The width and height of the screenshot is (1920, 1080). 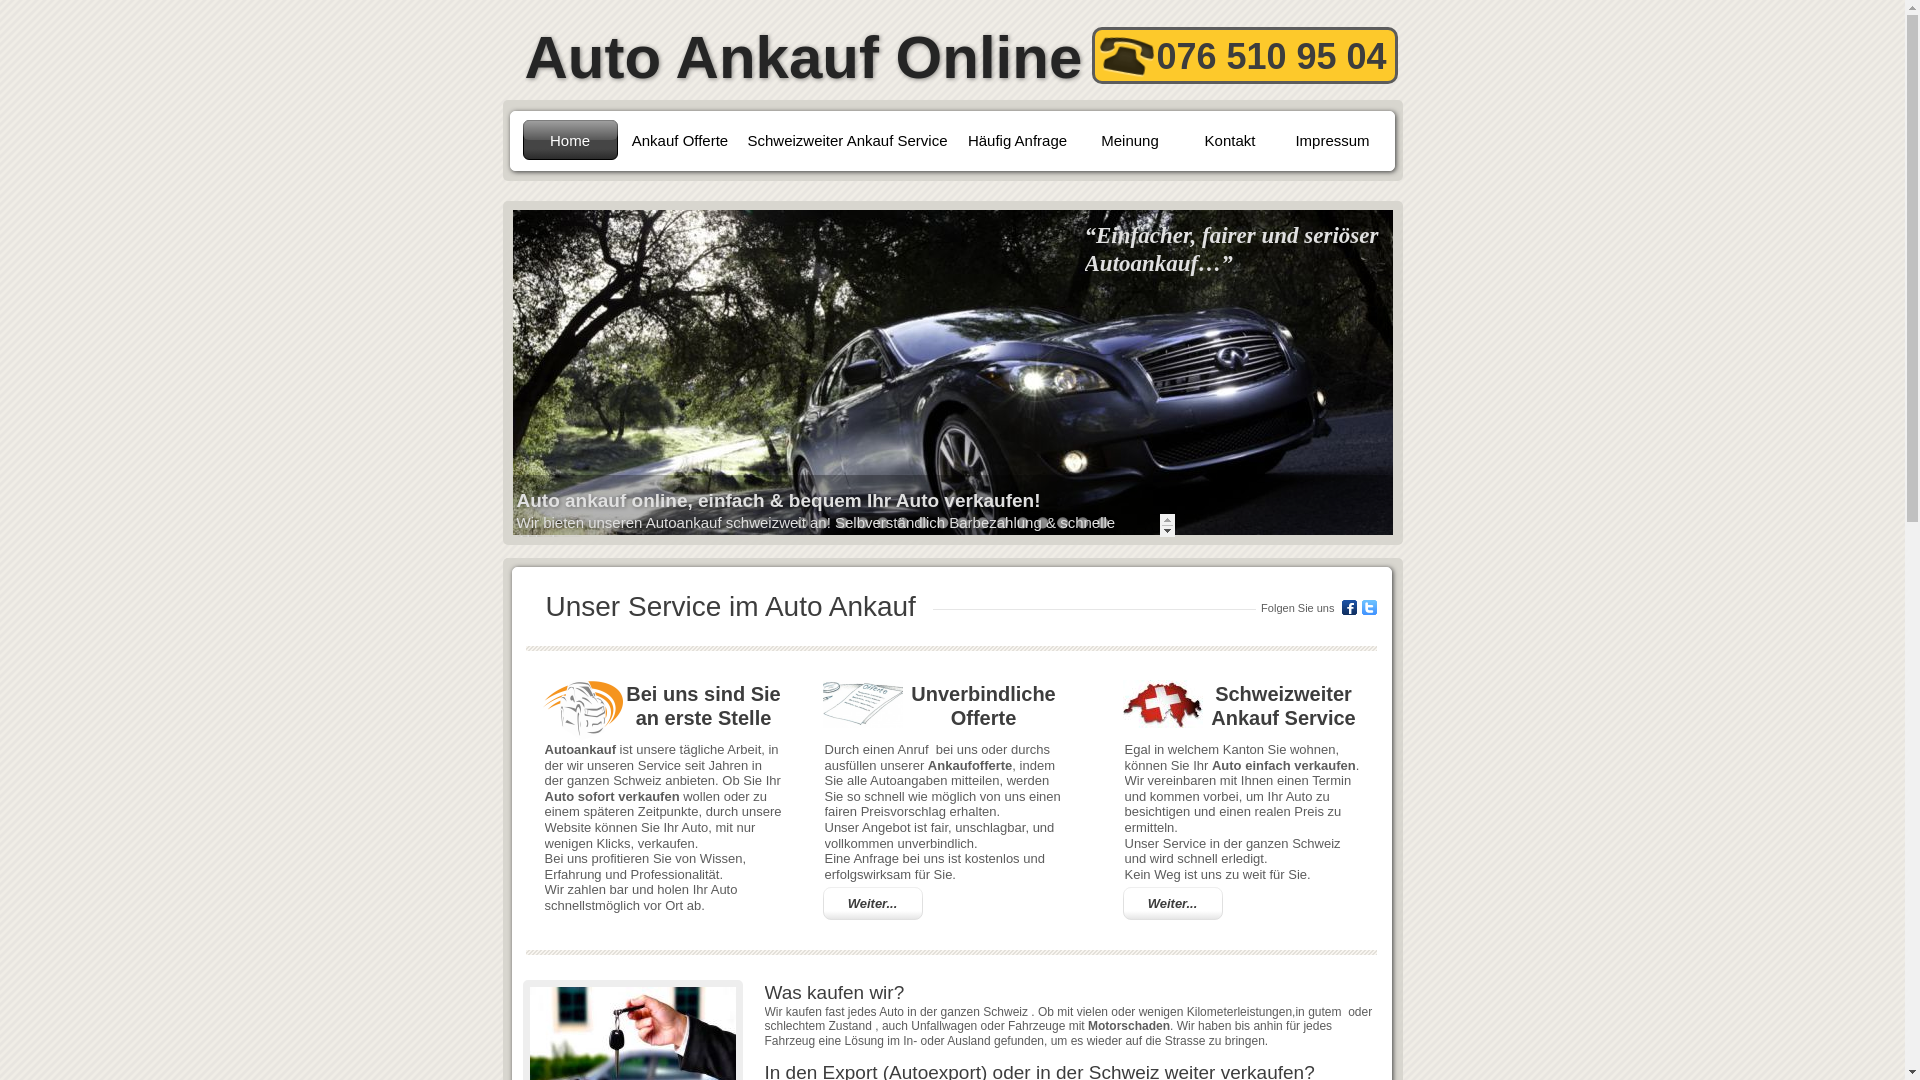 I want to click on 'Schweizweiter Ankauf Service', so click(x=741, y=138).